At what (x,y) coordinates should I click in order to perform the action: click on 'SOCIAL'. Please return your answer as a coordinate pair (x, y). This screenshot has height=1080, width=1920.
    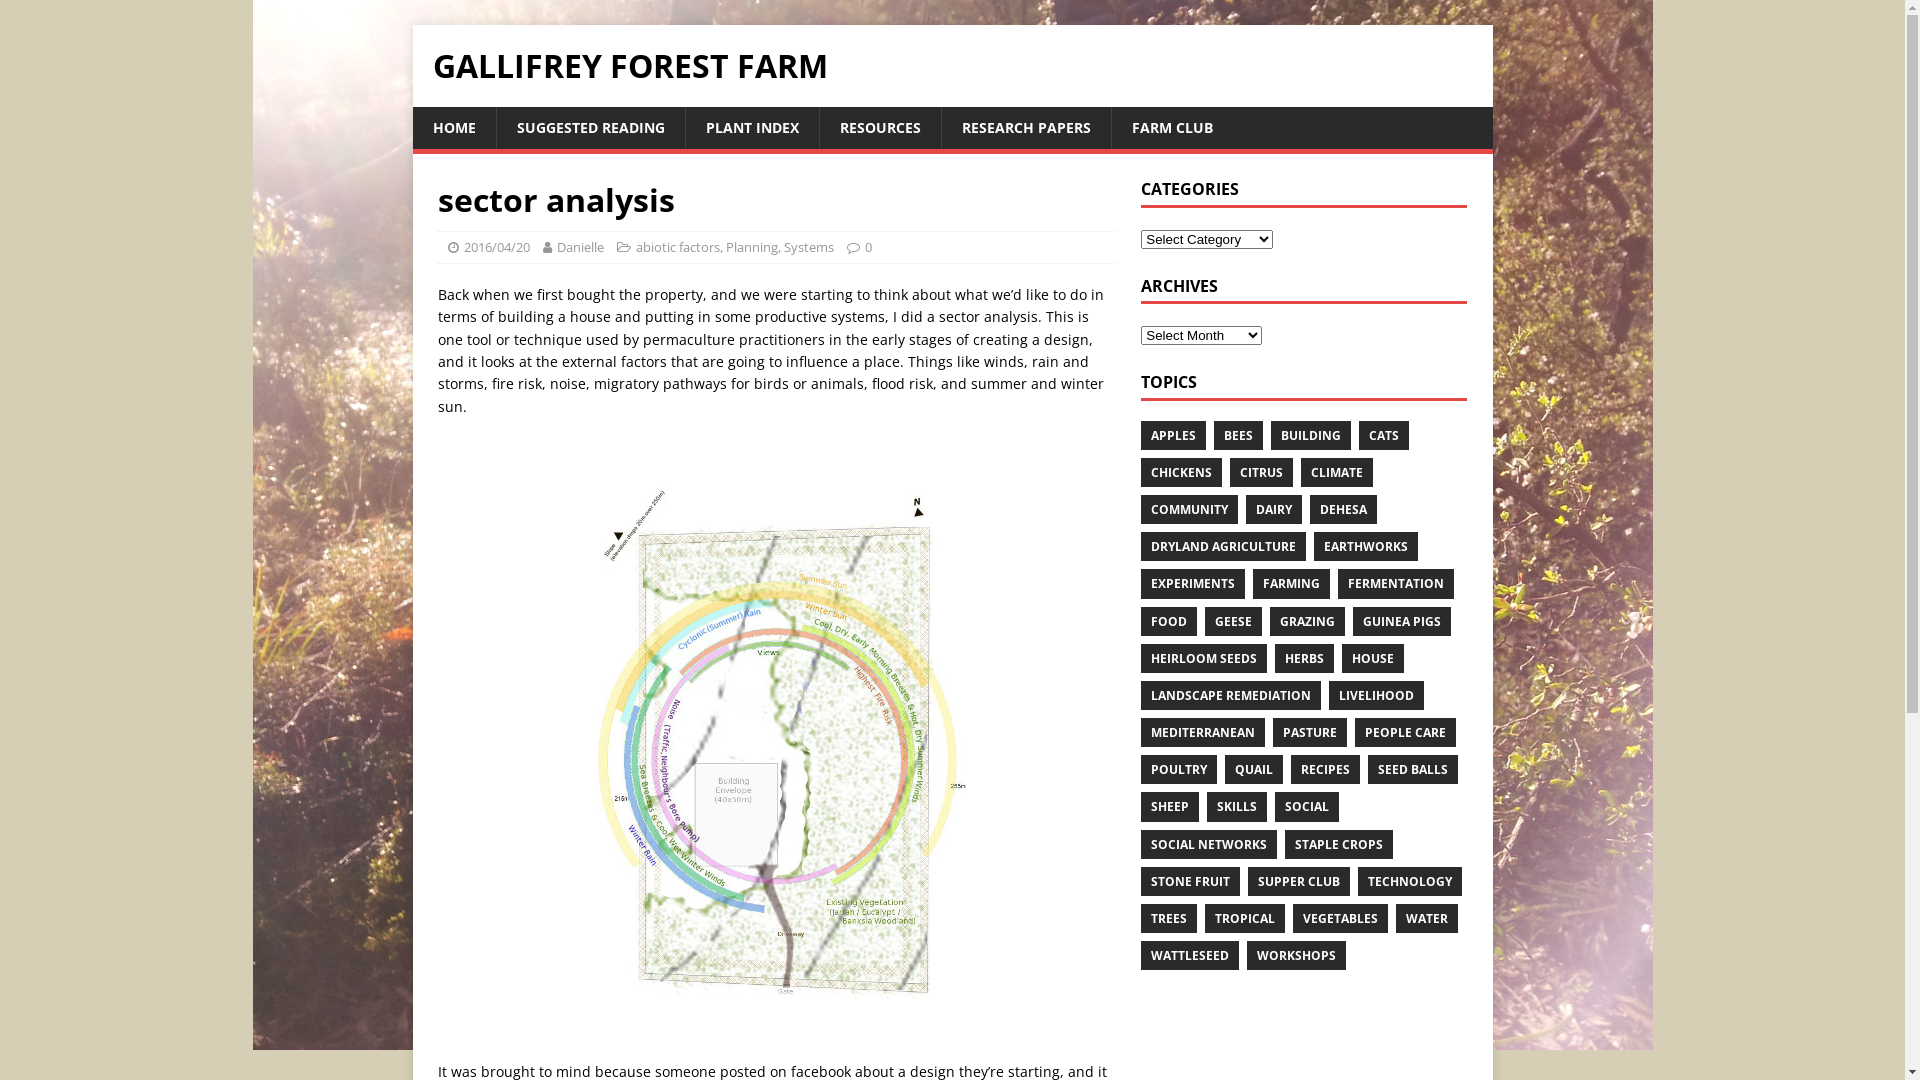
    Looking at the image, I should click on (1306, 805).